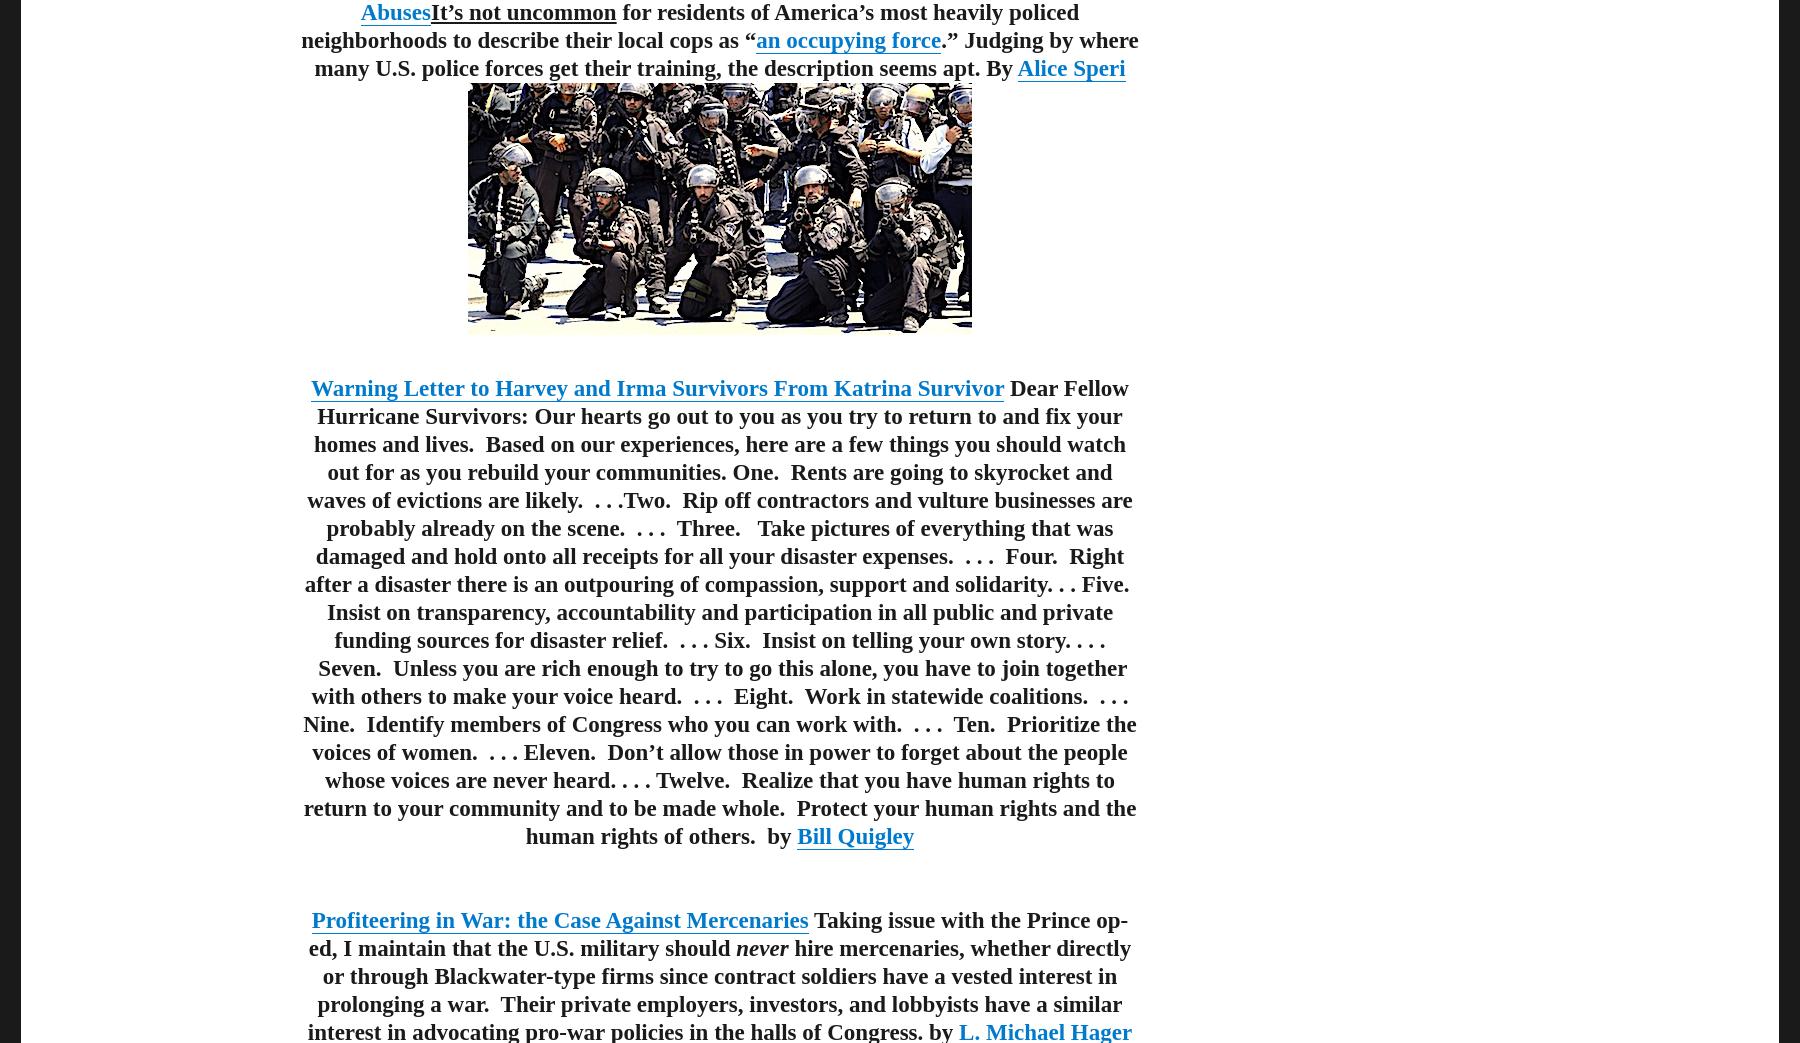 The height and width of the screenshot is (1043, 1800). I want to click on 'for residents of America’s most heavily policed neighborhoods to describe their local cops as “', so click(688, 25).